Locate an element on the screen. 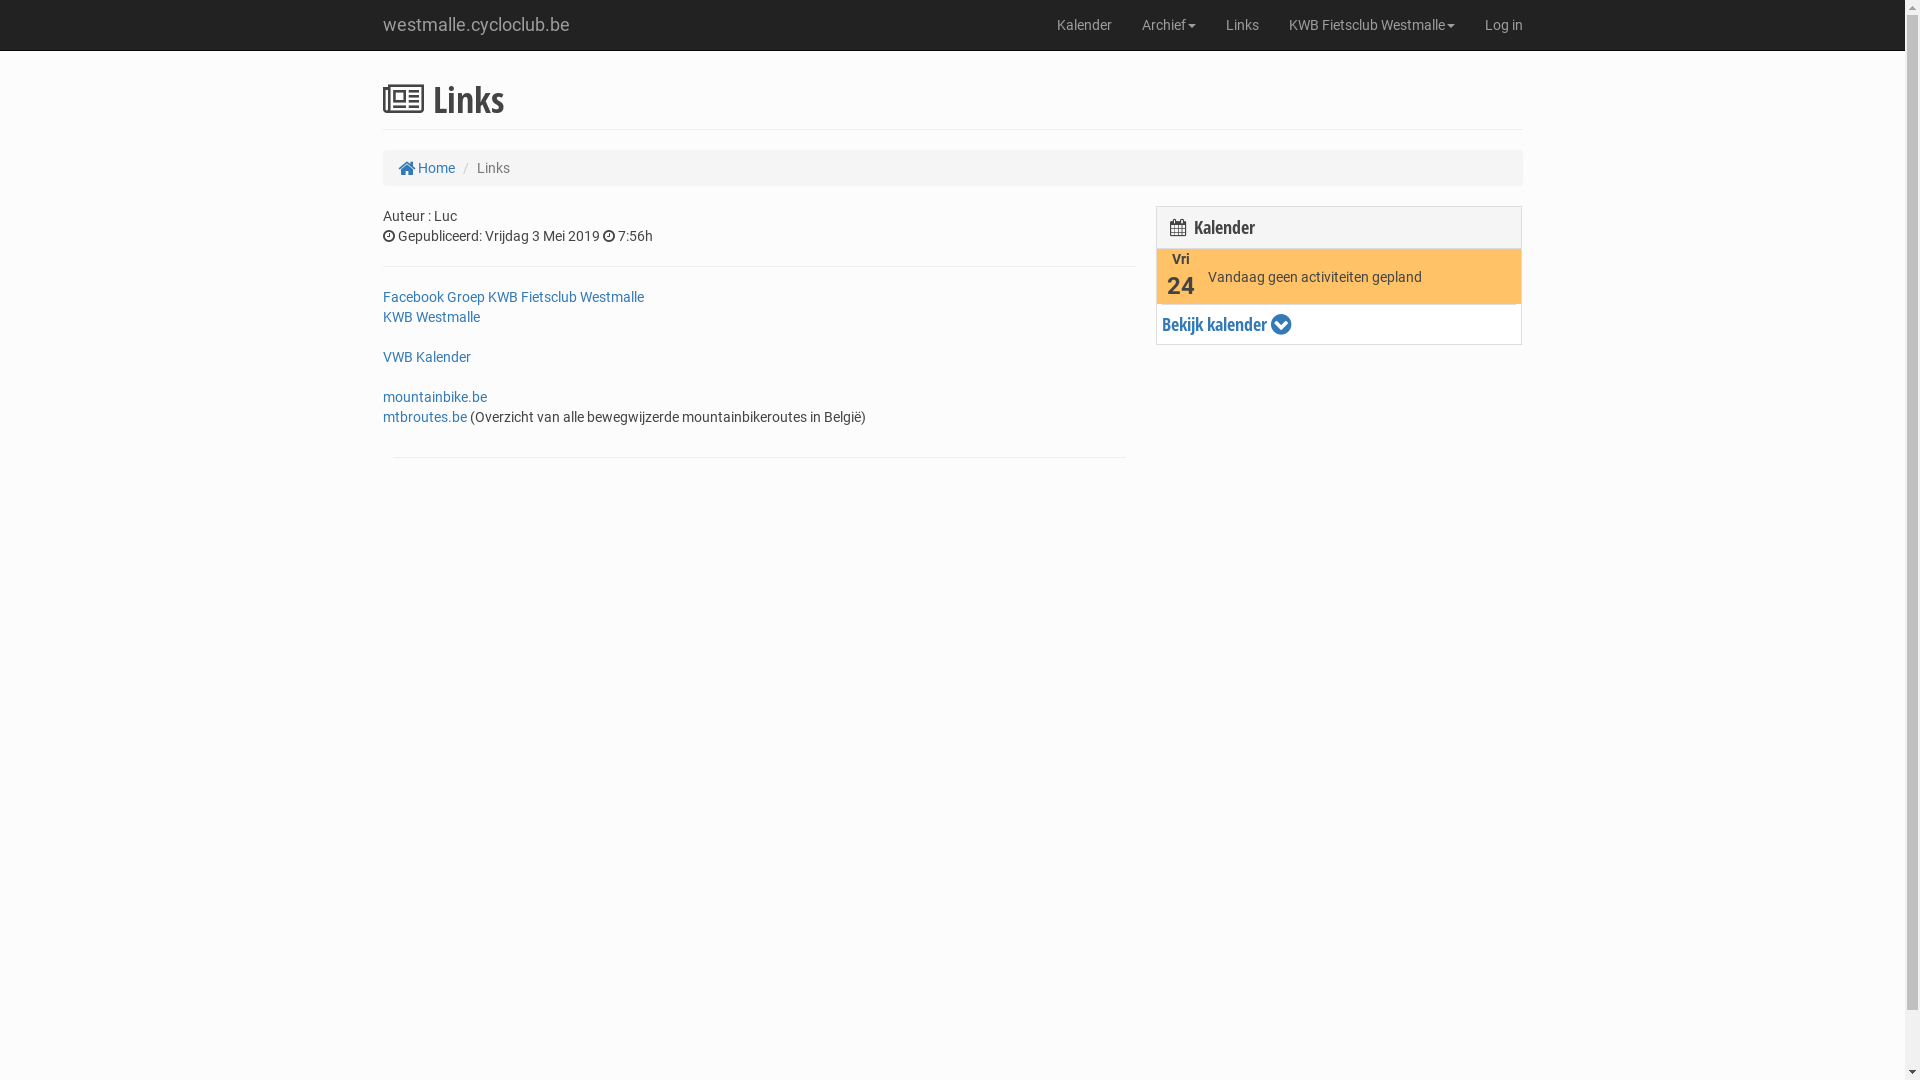 This screenshot has width=1920, height=1080. 'mountainbike.be' is located at coordinates (432, 397).